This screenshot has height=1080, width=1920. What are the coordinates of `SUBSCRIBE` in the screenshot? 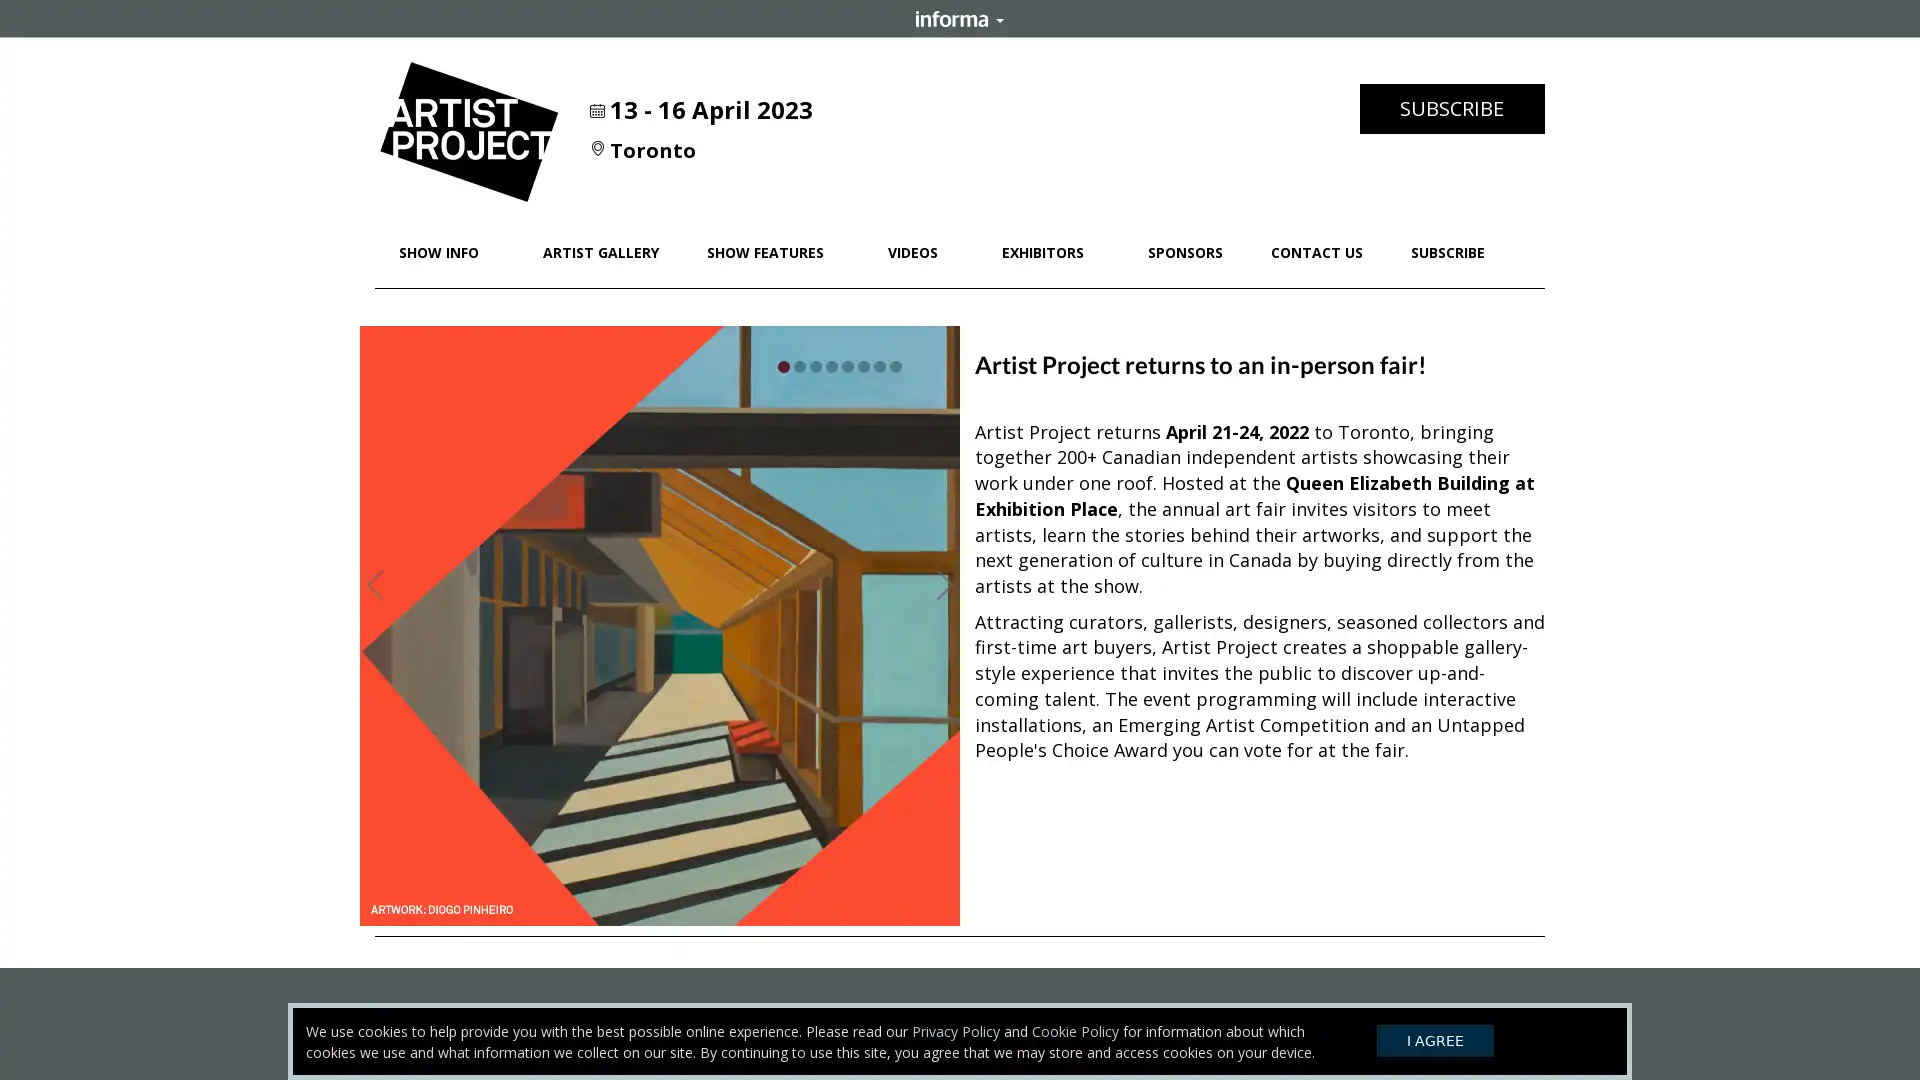 It's located at (1451, 108).